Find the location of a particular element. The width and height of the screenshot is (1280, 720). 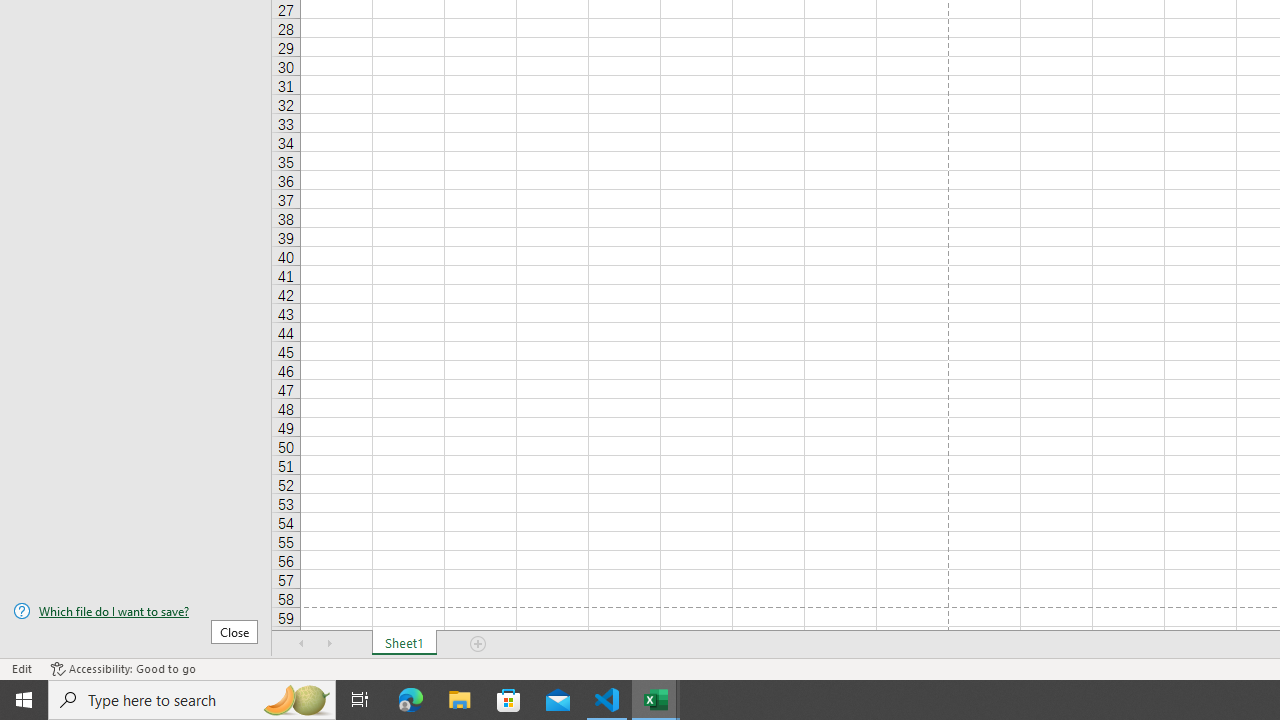

'Accessibility Checker Accessibility: Good to go' is located at coordinates (122, 669).